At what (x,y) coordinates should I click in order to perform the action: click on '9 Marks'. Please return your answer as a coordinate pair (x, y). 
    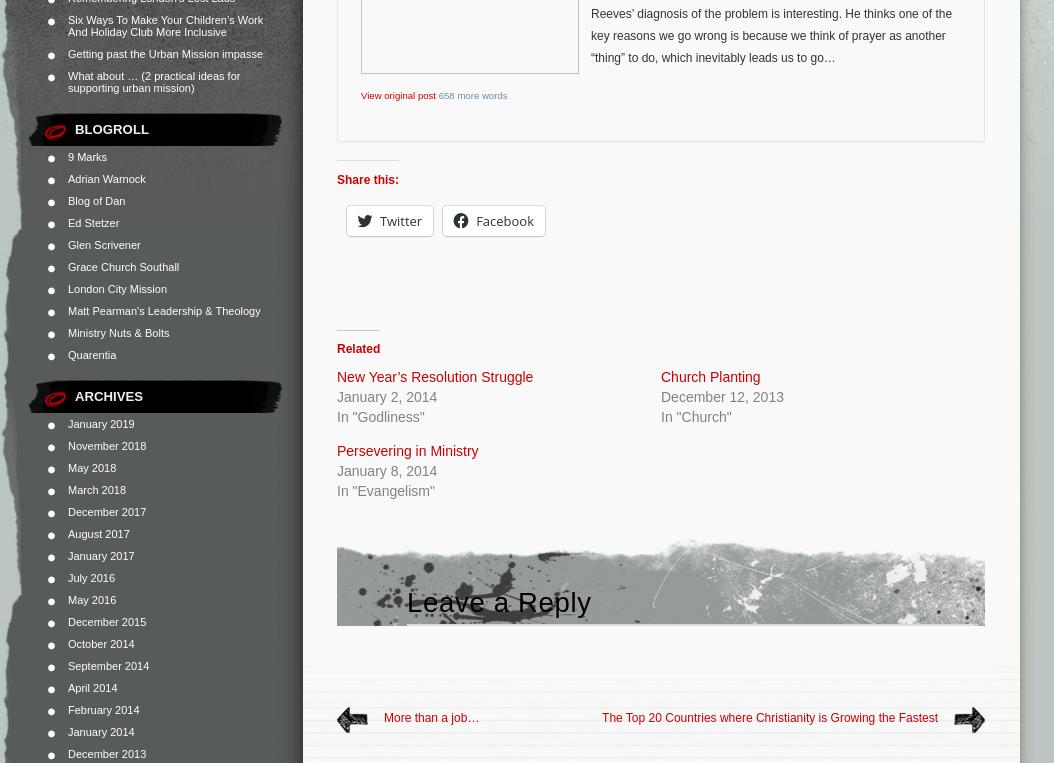
    Looking at the image, I should click on (86, 155).